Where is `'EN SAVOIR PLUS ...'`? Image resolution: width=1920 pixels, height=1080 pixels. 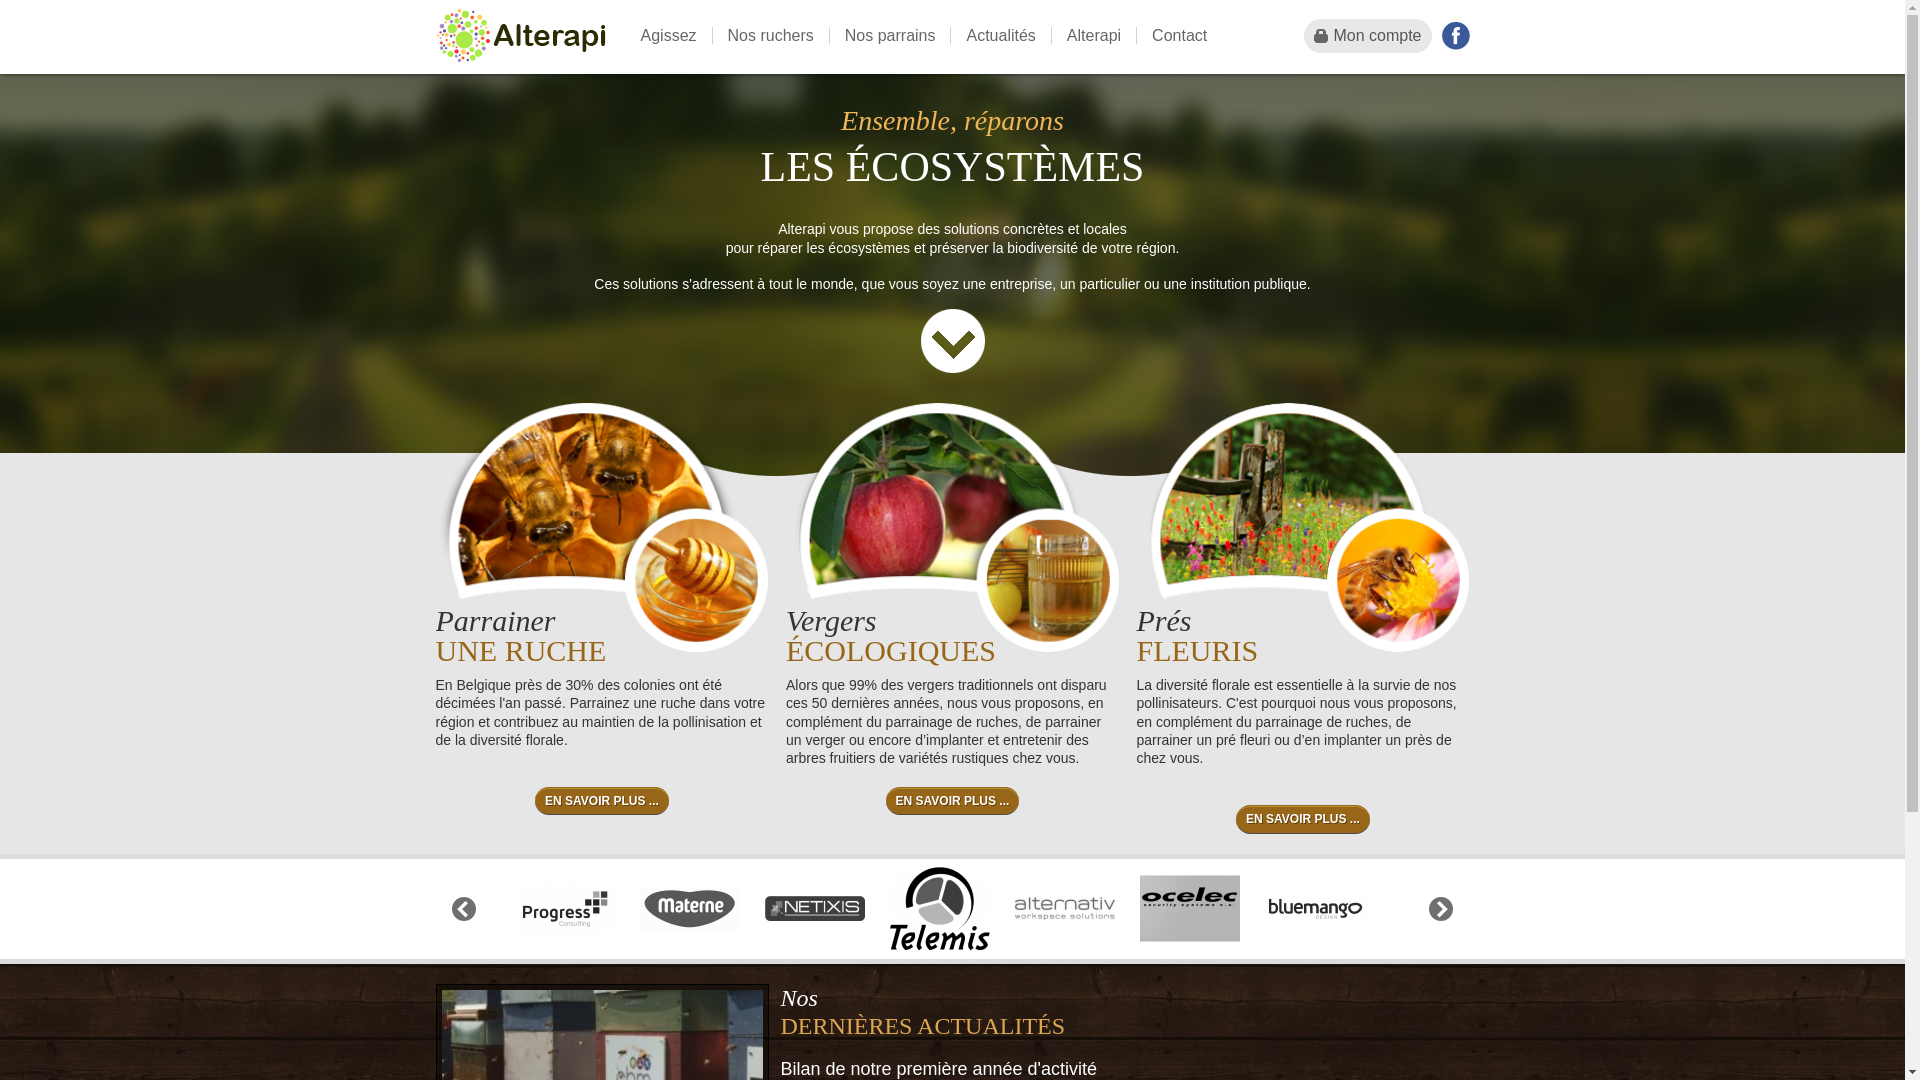
'EN SAVOIR PLUS ...' is located at coordinates (1302, 818).